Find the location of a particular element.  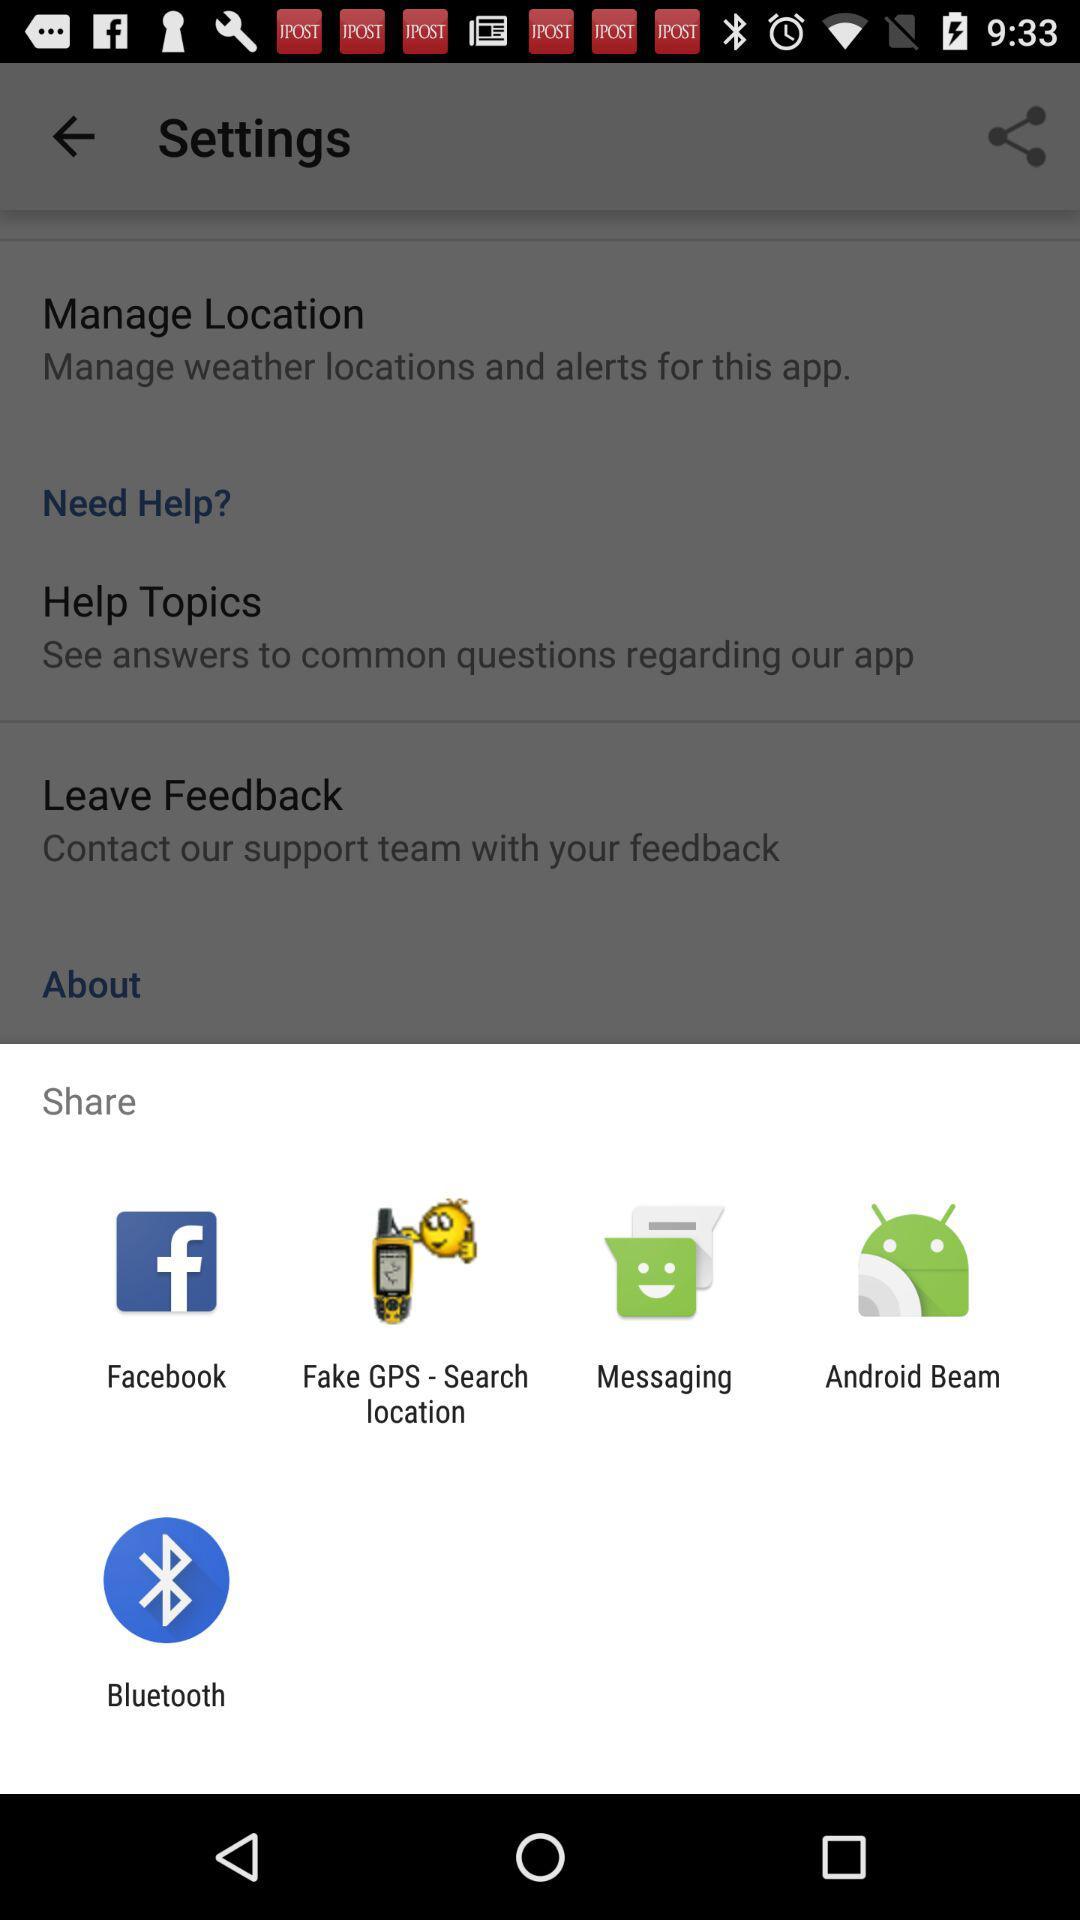

facebook icon is located at coordinates (165, 1392).